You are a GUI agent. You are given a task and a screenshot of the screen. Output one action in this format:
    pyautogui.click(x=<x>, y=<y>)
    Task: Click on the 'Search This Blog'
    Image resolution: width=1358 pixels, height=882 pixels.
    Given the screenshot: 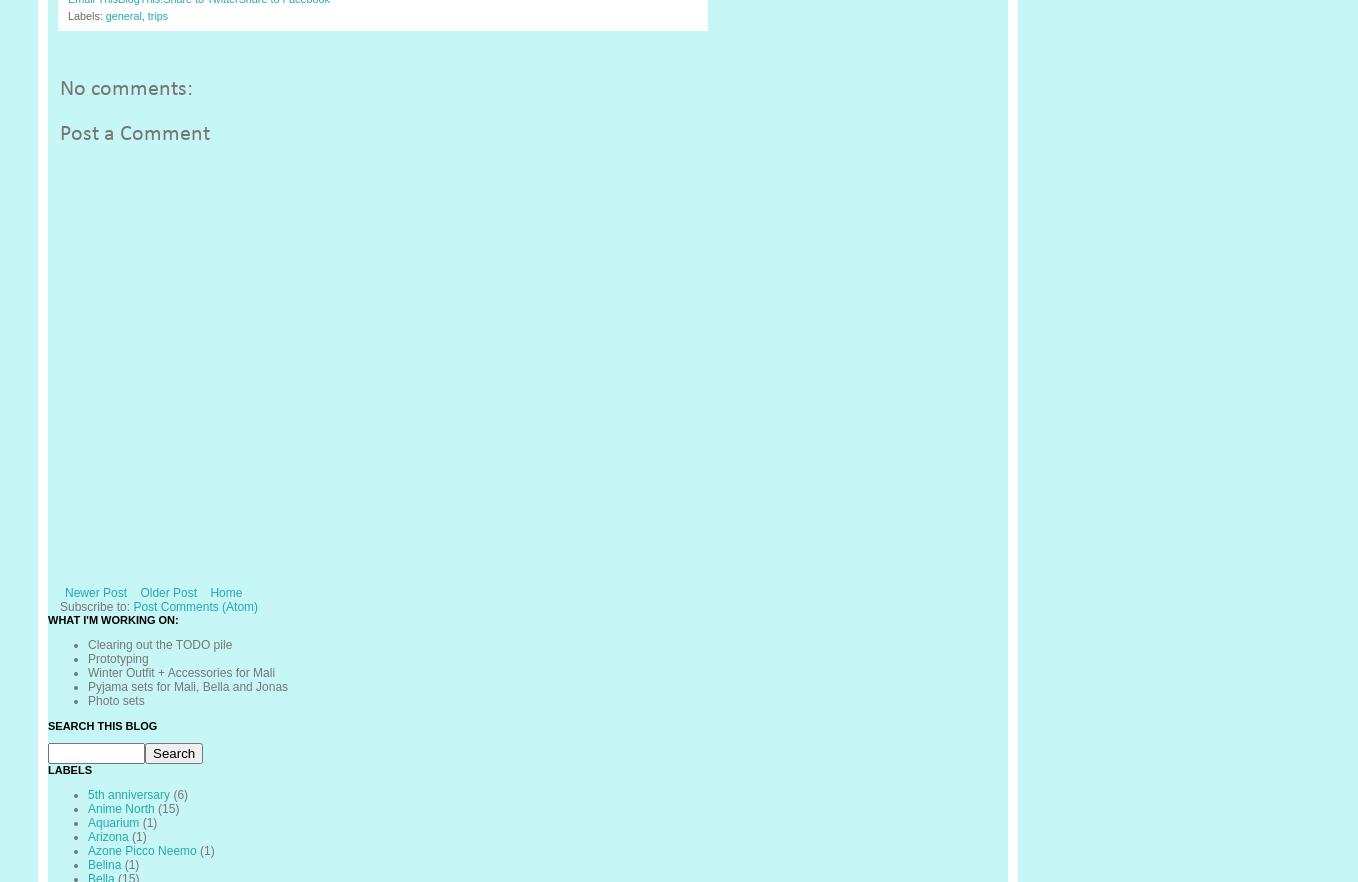 What is the action you would take?
    pyautogui.click(x=101, y=724)
    